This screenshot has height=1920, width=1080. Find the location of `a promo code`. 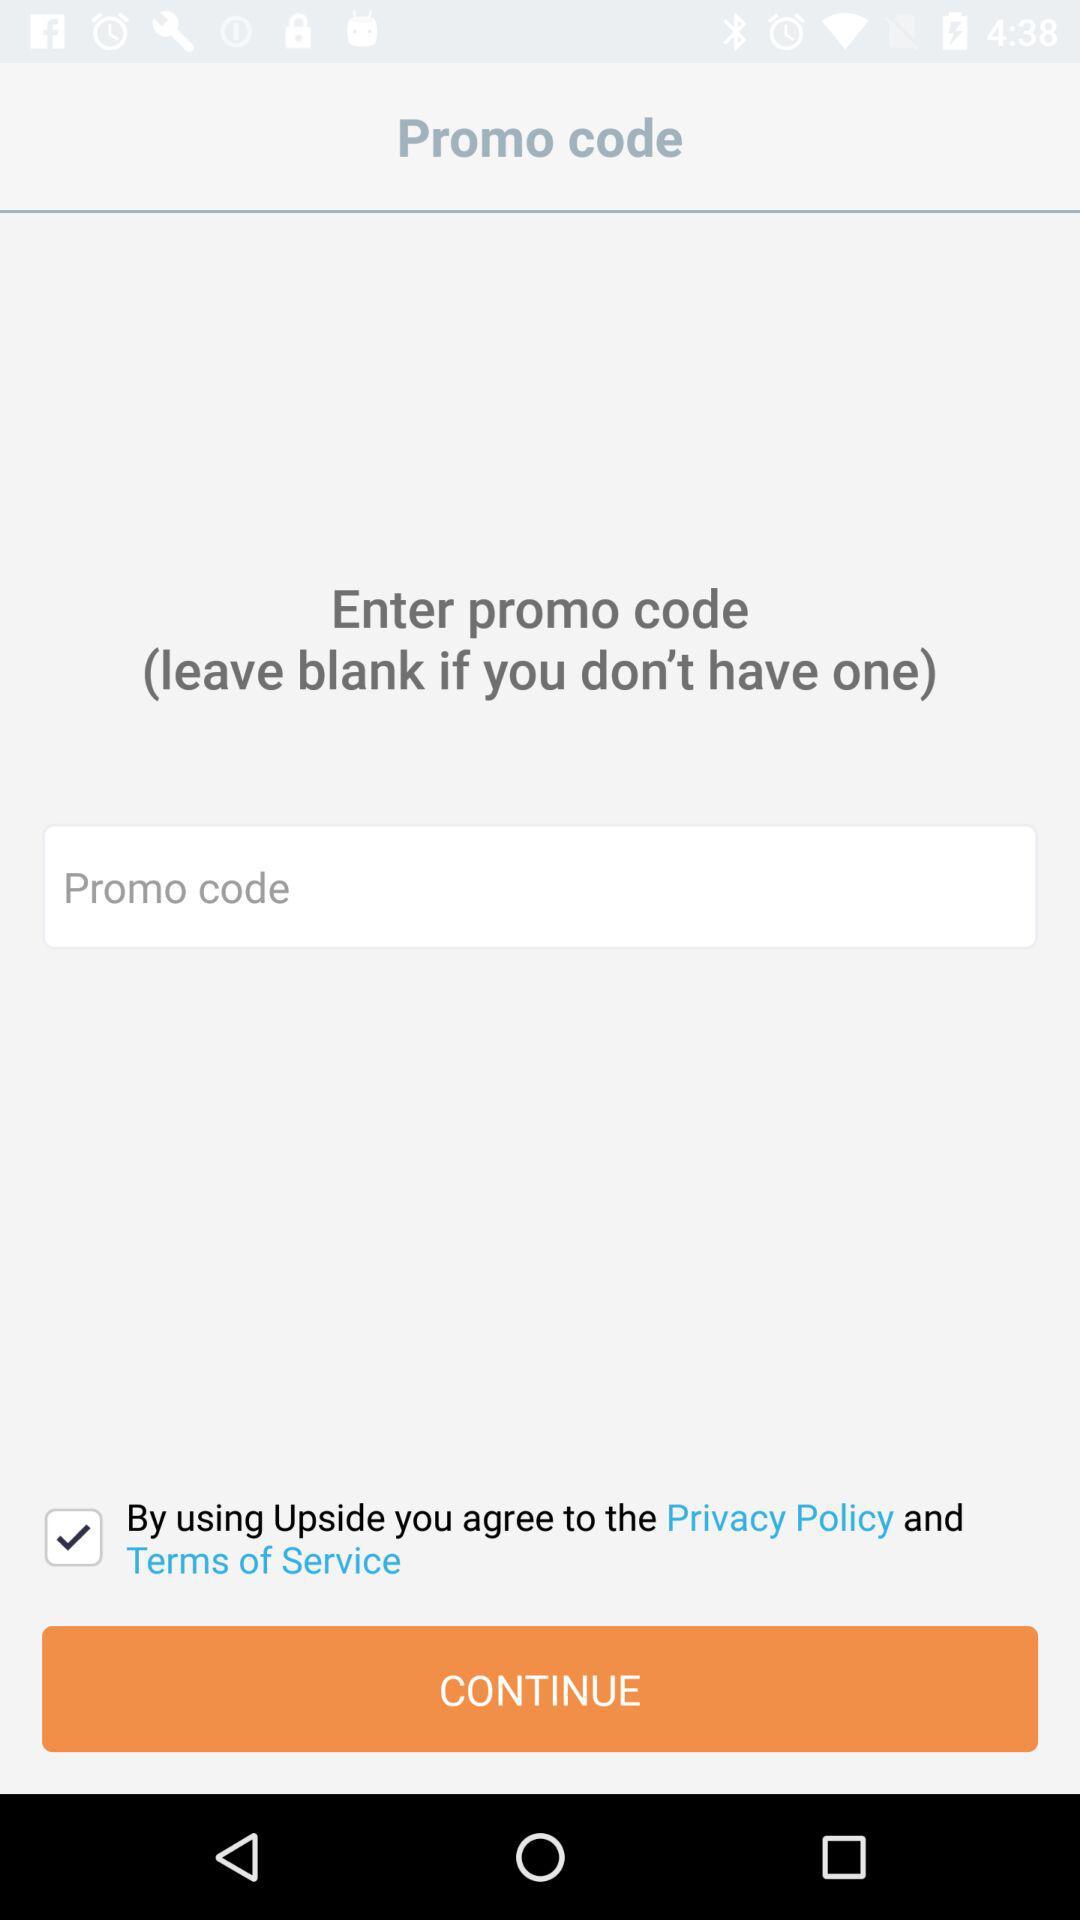

a promo code is located at coordinates (540, 885).